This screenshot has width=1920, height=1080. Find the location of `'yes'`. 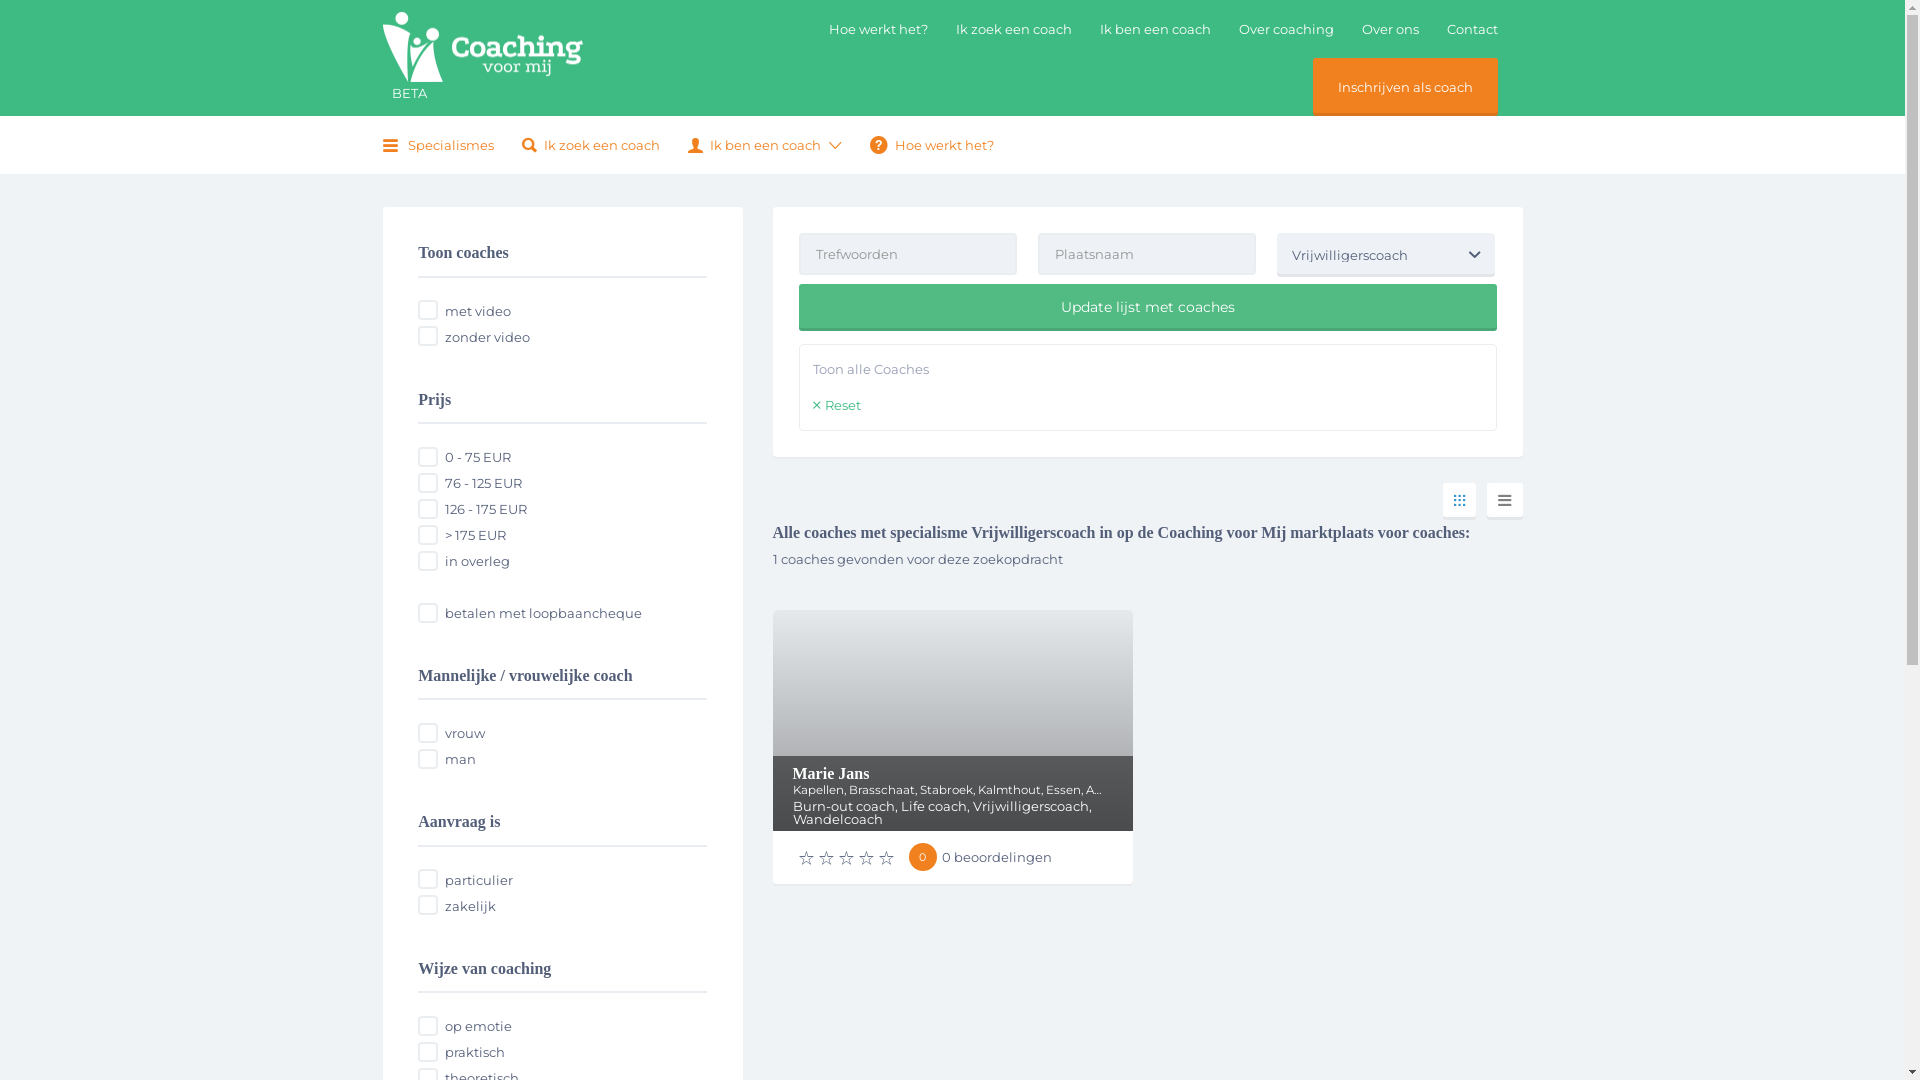

'yes' is located at coordinates (426, 309).